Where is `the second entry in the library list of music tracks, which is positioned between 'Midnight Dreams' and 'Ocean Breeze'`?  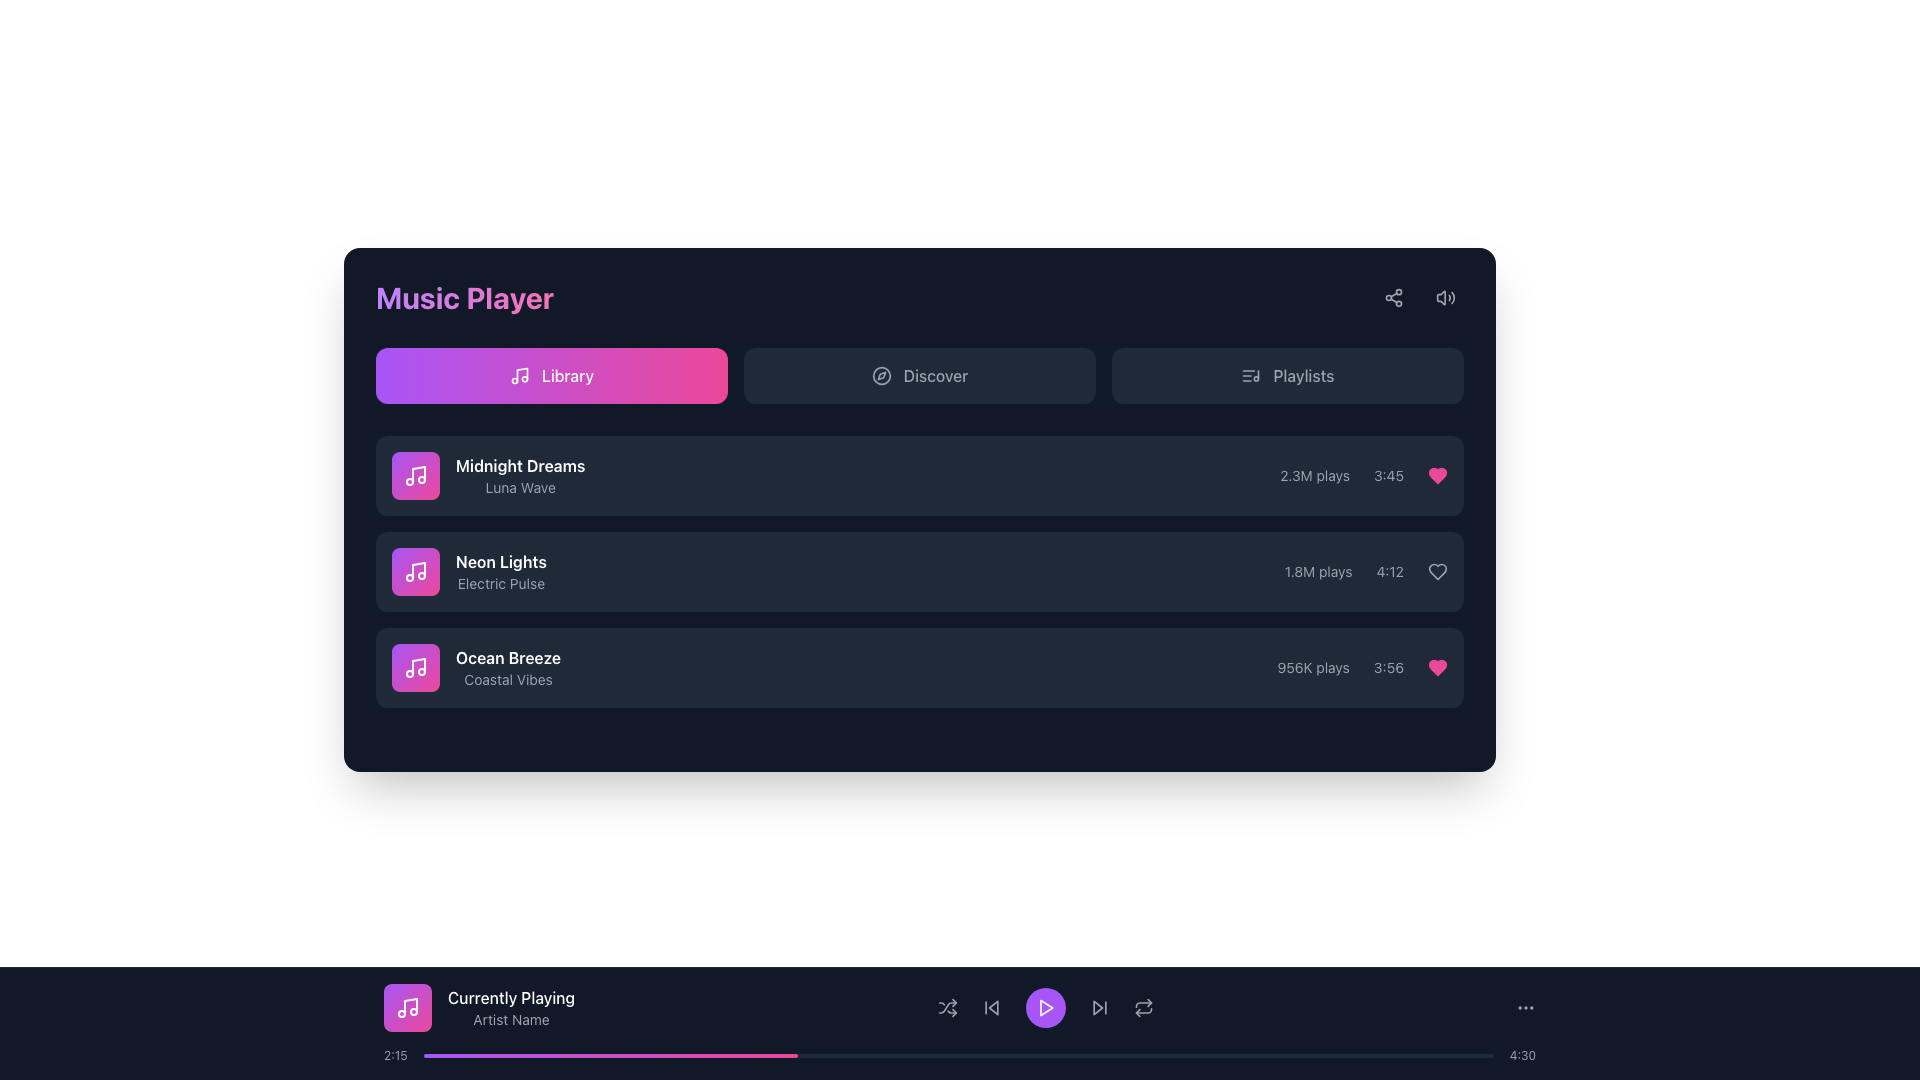 the second entry in the library list of music tracks, which is positioned between 'Midnight Dreams' and 'Ocean Breeze' is located at coordinates (919, 571).